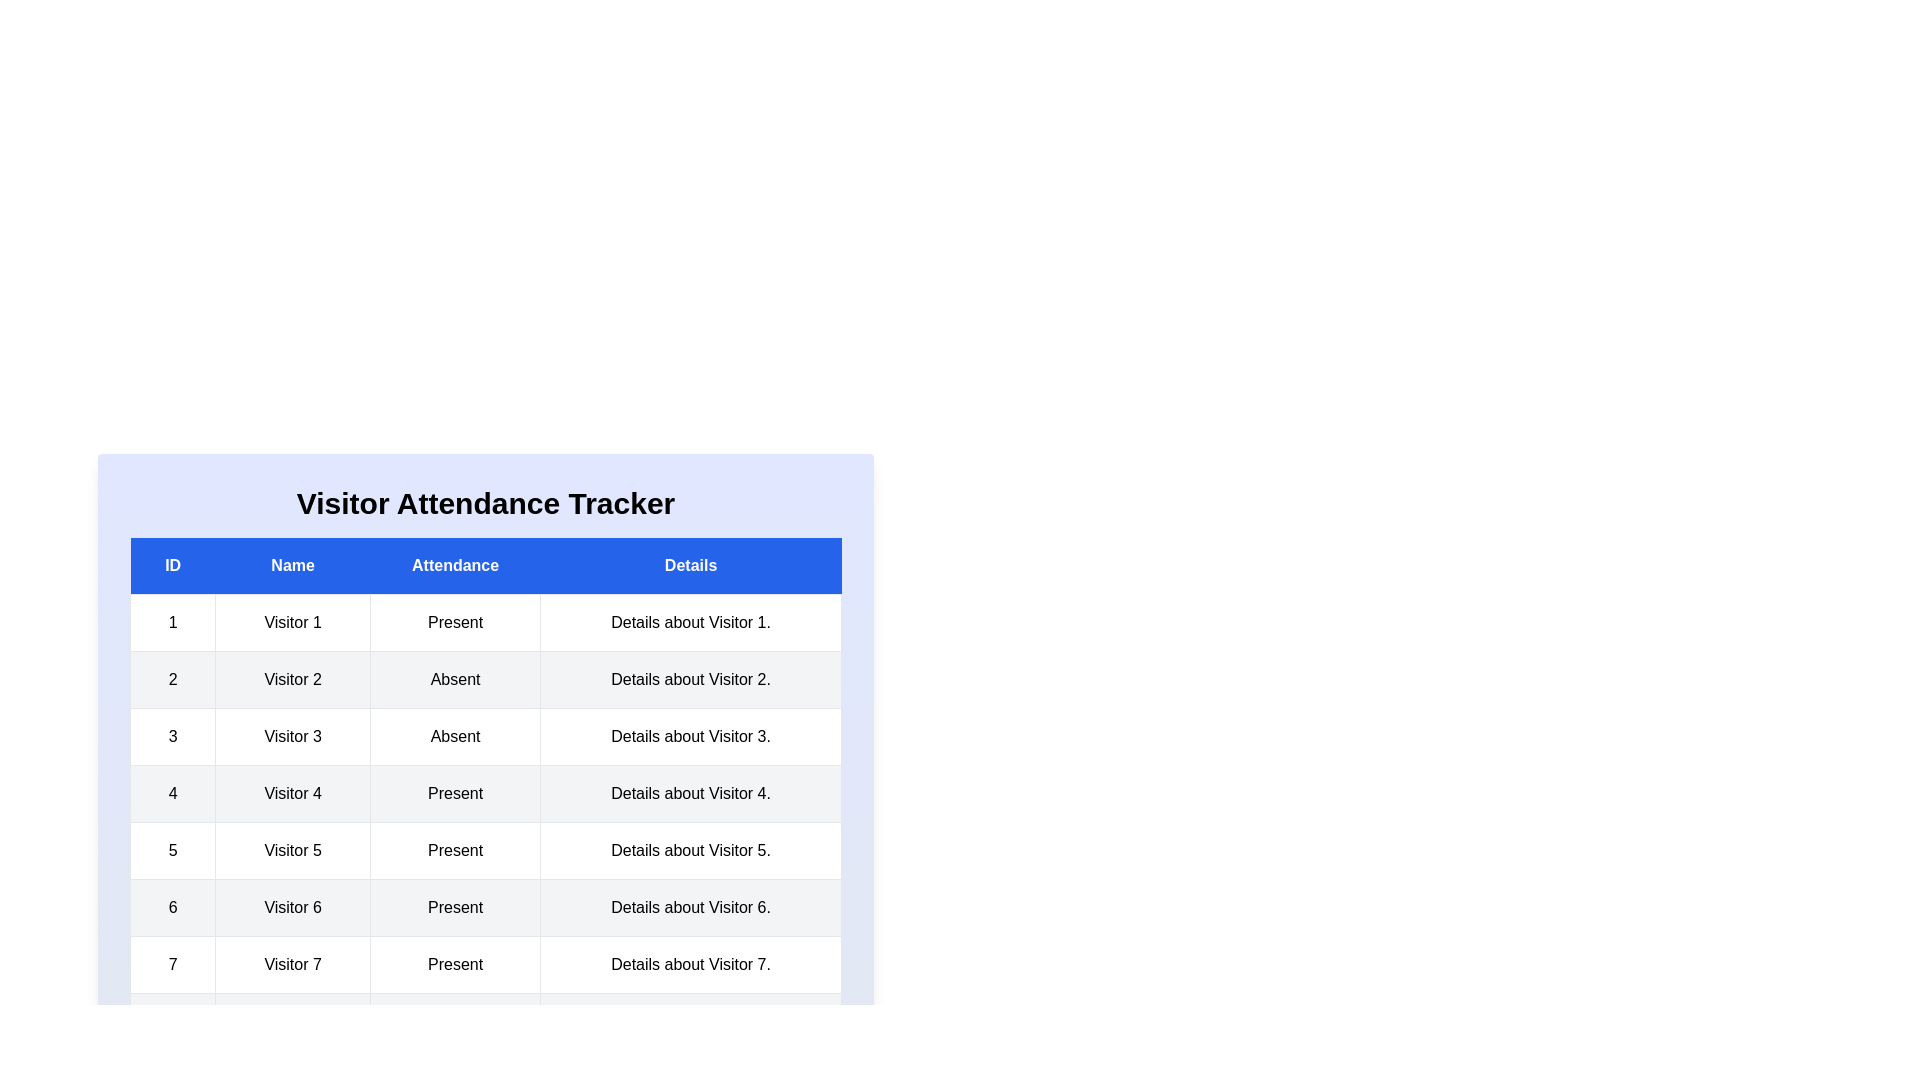  What do you see at coordinates (485, 622) in the screenshot?
I see `the row corresponding to 1` at bounding box center [485, 622].